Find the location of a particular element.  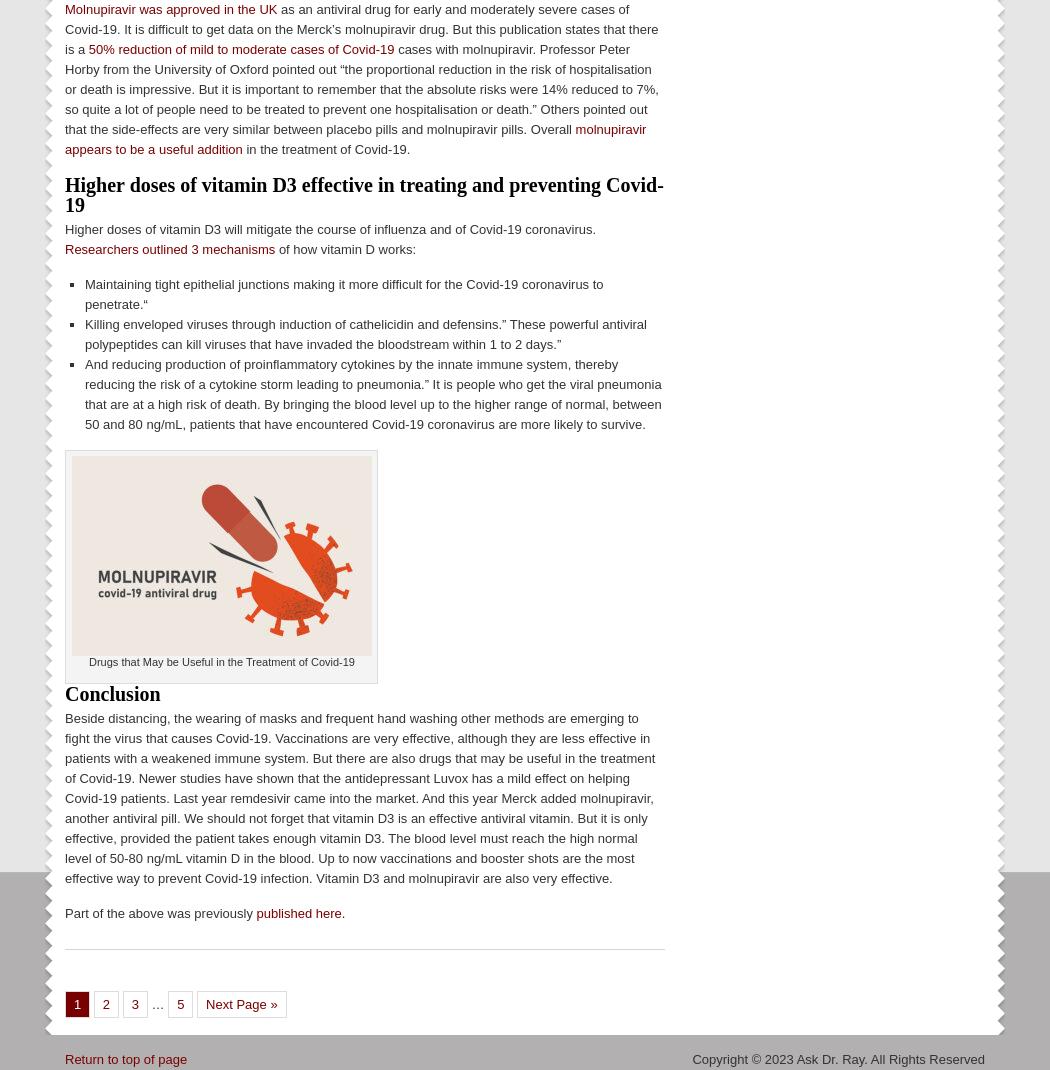

'Drugs that May be Useful in the Treatment of Covid-19' is located at coordinates (220, 661).